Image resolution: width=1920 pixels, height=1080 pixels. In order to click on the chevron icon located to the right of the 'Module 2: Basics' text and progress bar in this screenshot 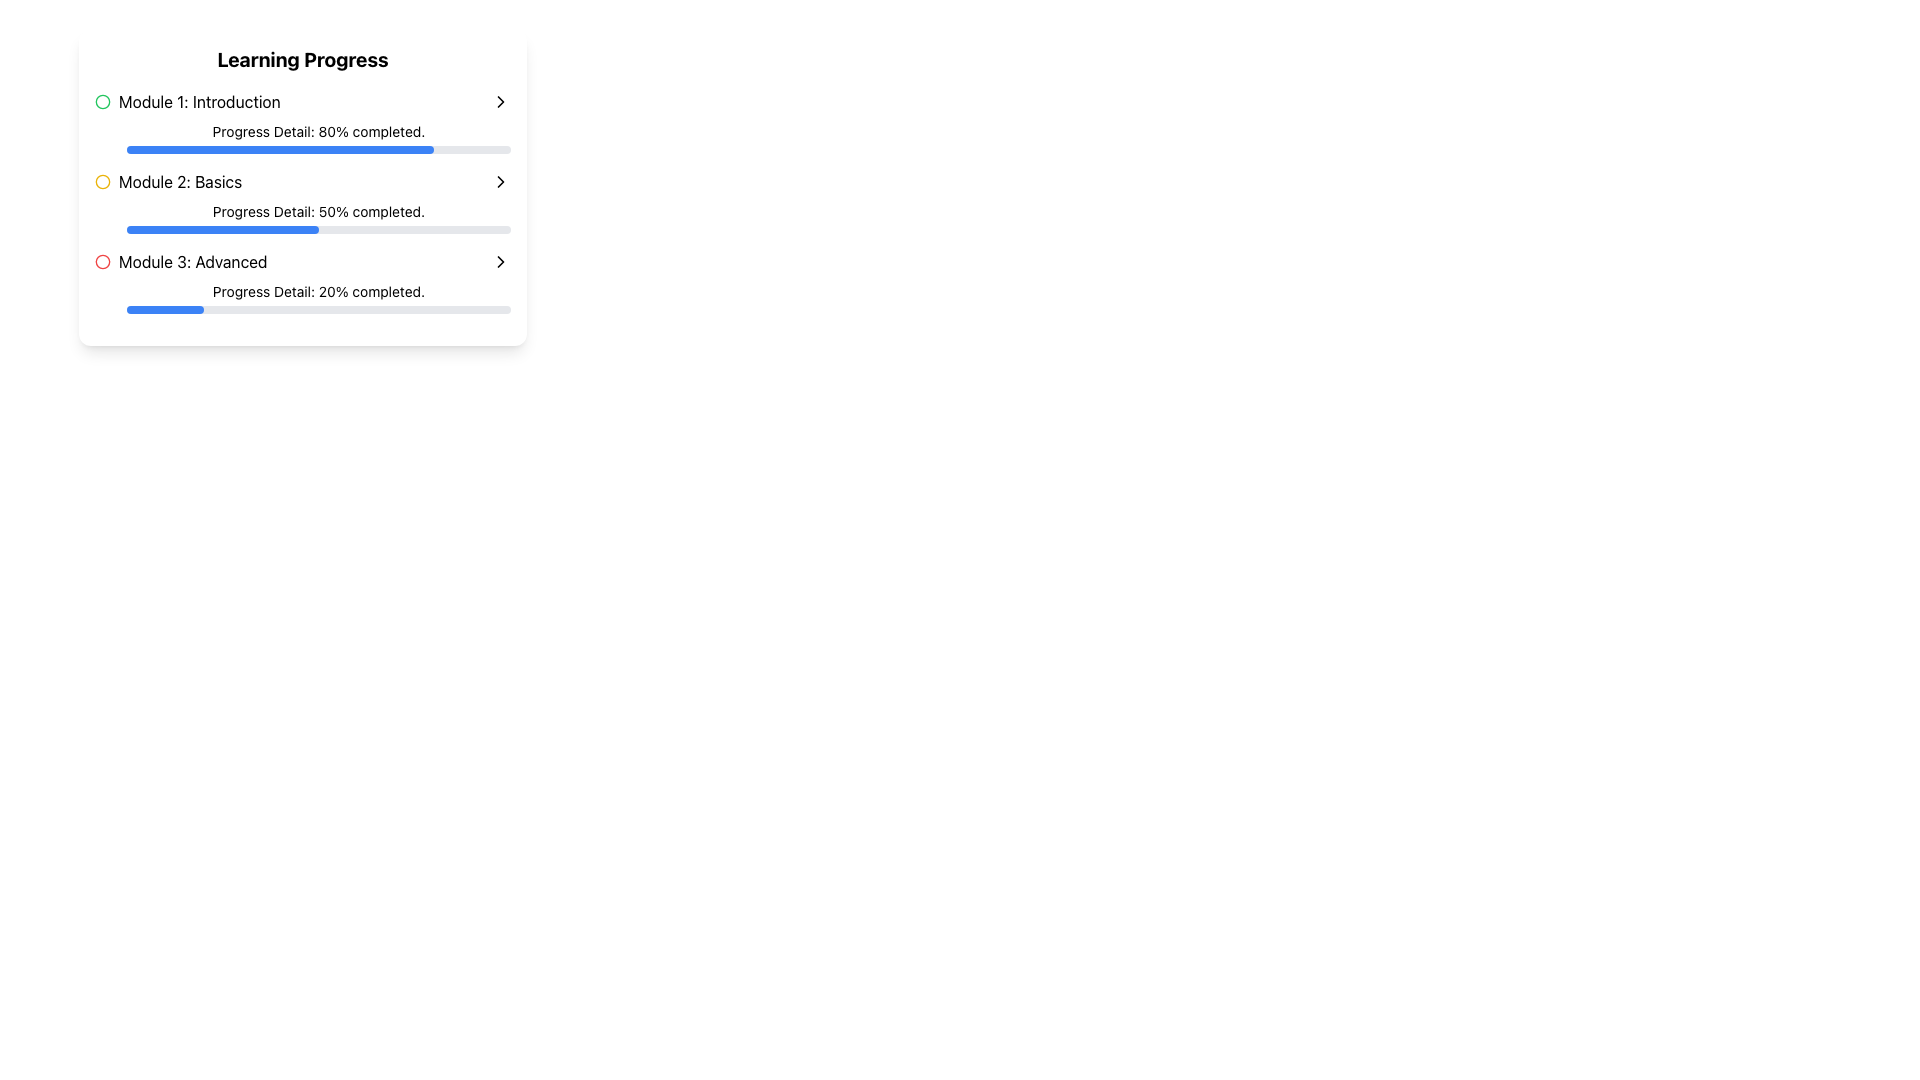, I will do `click(500, 181)`.